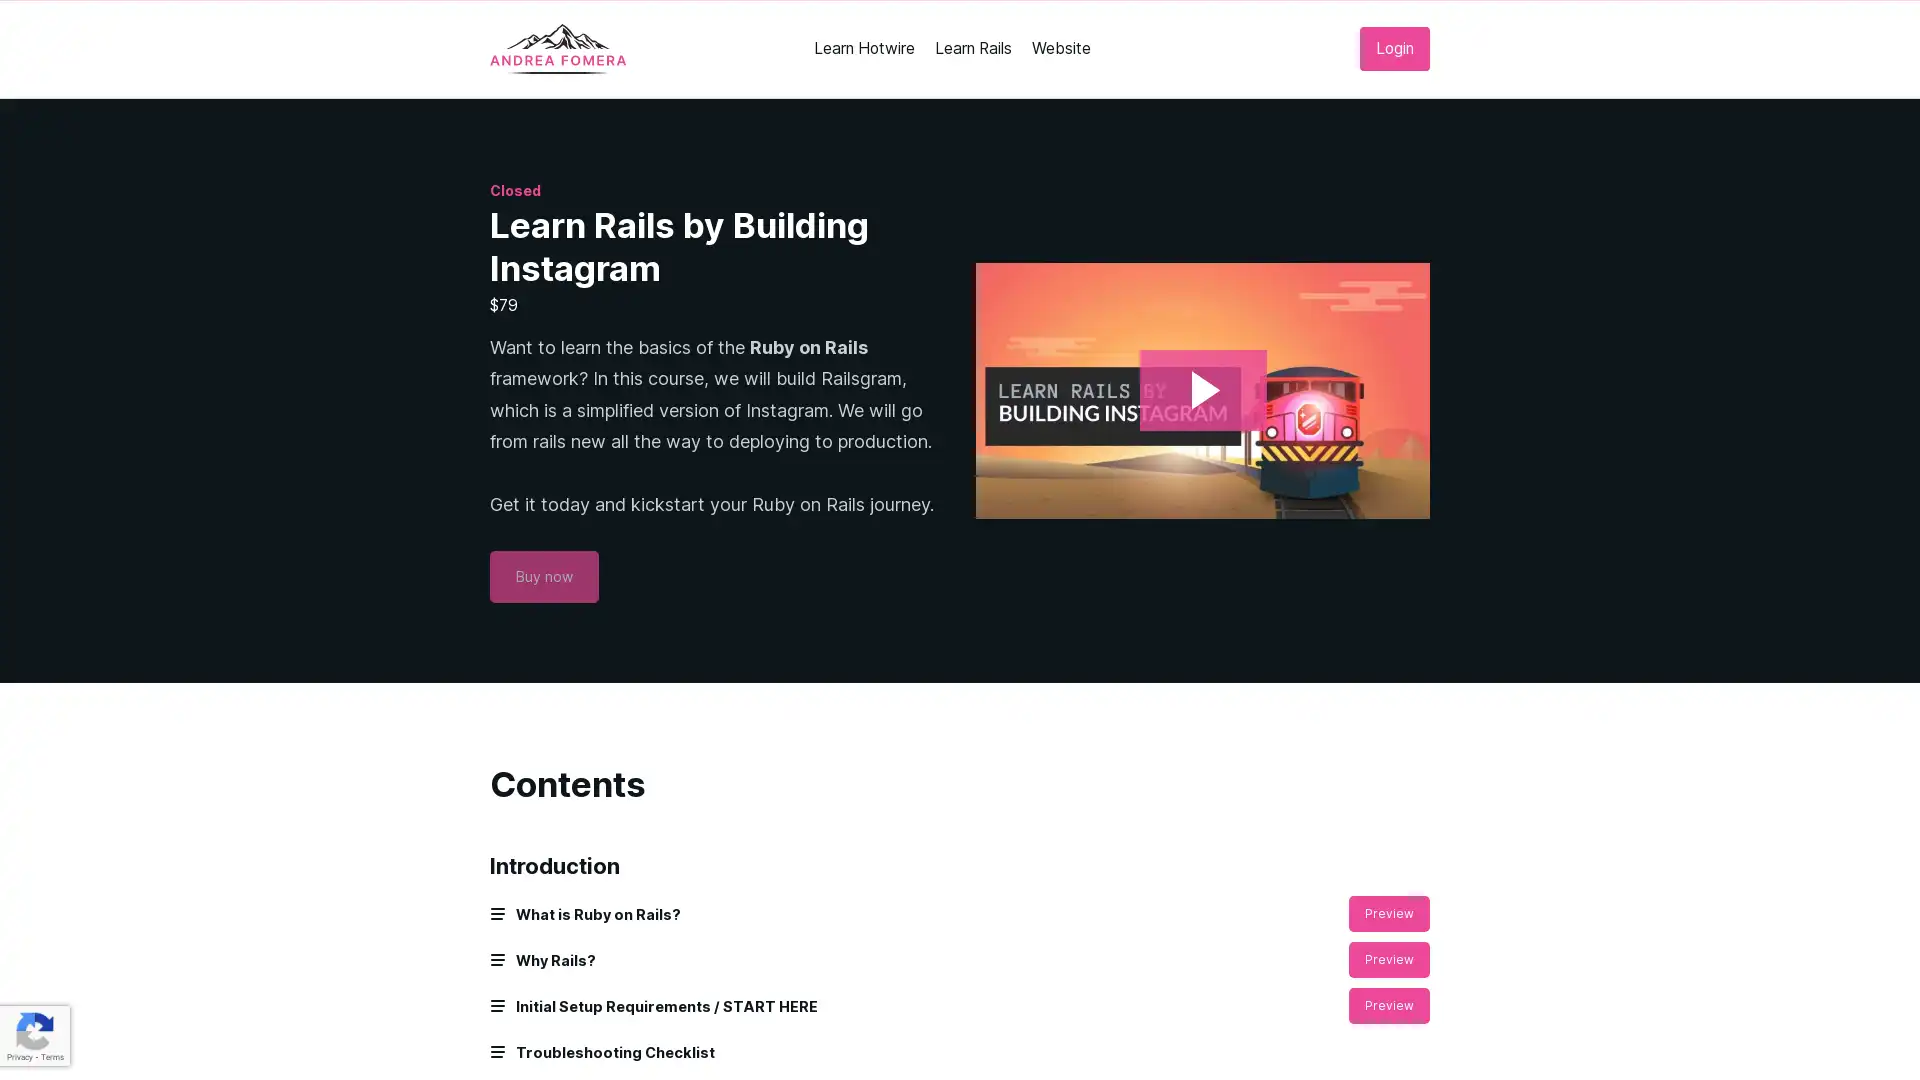 The image size is (1920, 1080). What do you see at coordinates (1201, 389) in the screenshot?
I see `Play` at bounding box center [1201, 389].